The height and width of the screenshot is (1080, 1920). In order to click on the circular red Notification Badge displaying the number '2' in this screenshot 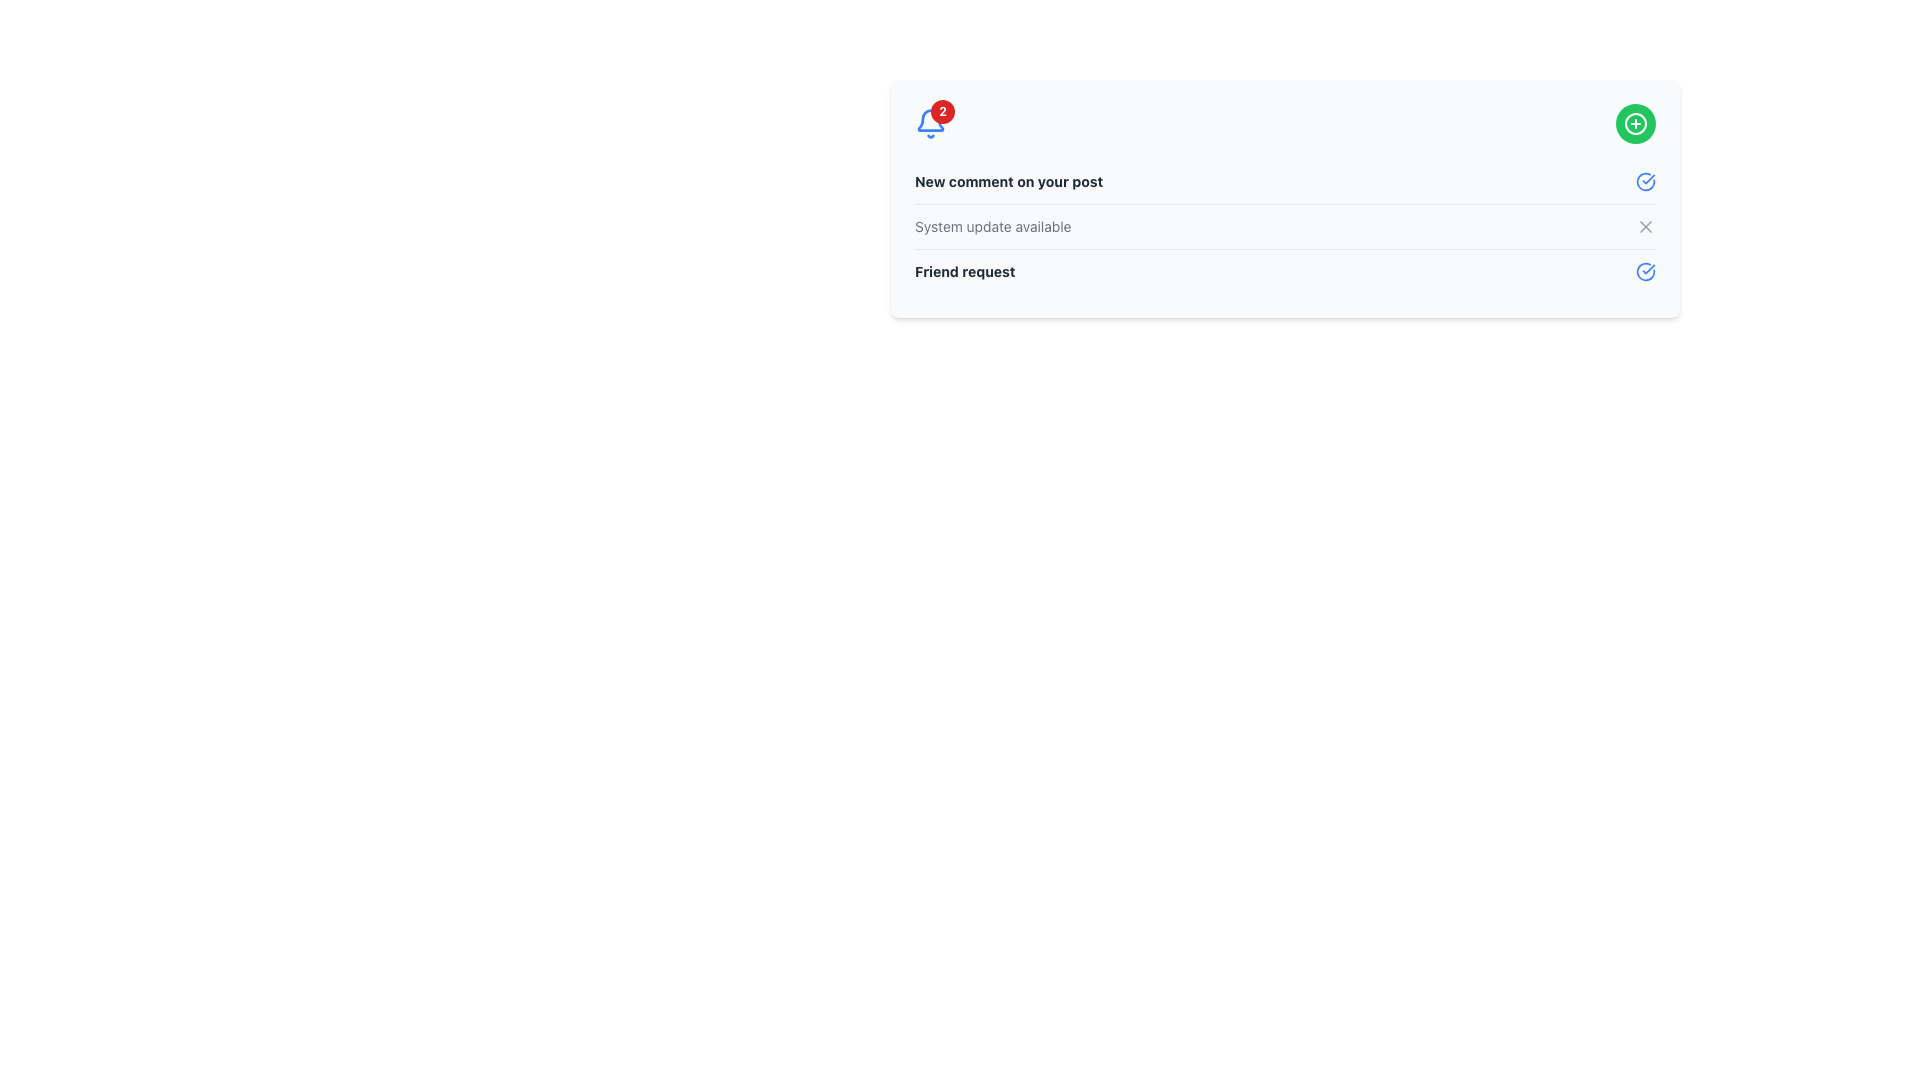, I will do `click(942, 111)`.